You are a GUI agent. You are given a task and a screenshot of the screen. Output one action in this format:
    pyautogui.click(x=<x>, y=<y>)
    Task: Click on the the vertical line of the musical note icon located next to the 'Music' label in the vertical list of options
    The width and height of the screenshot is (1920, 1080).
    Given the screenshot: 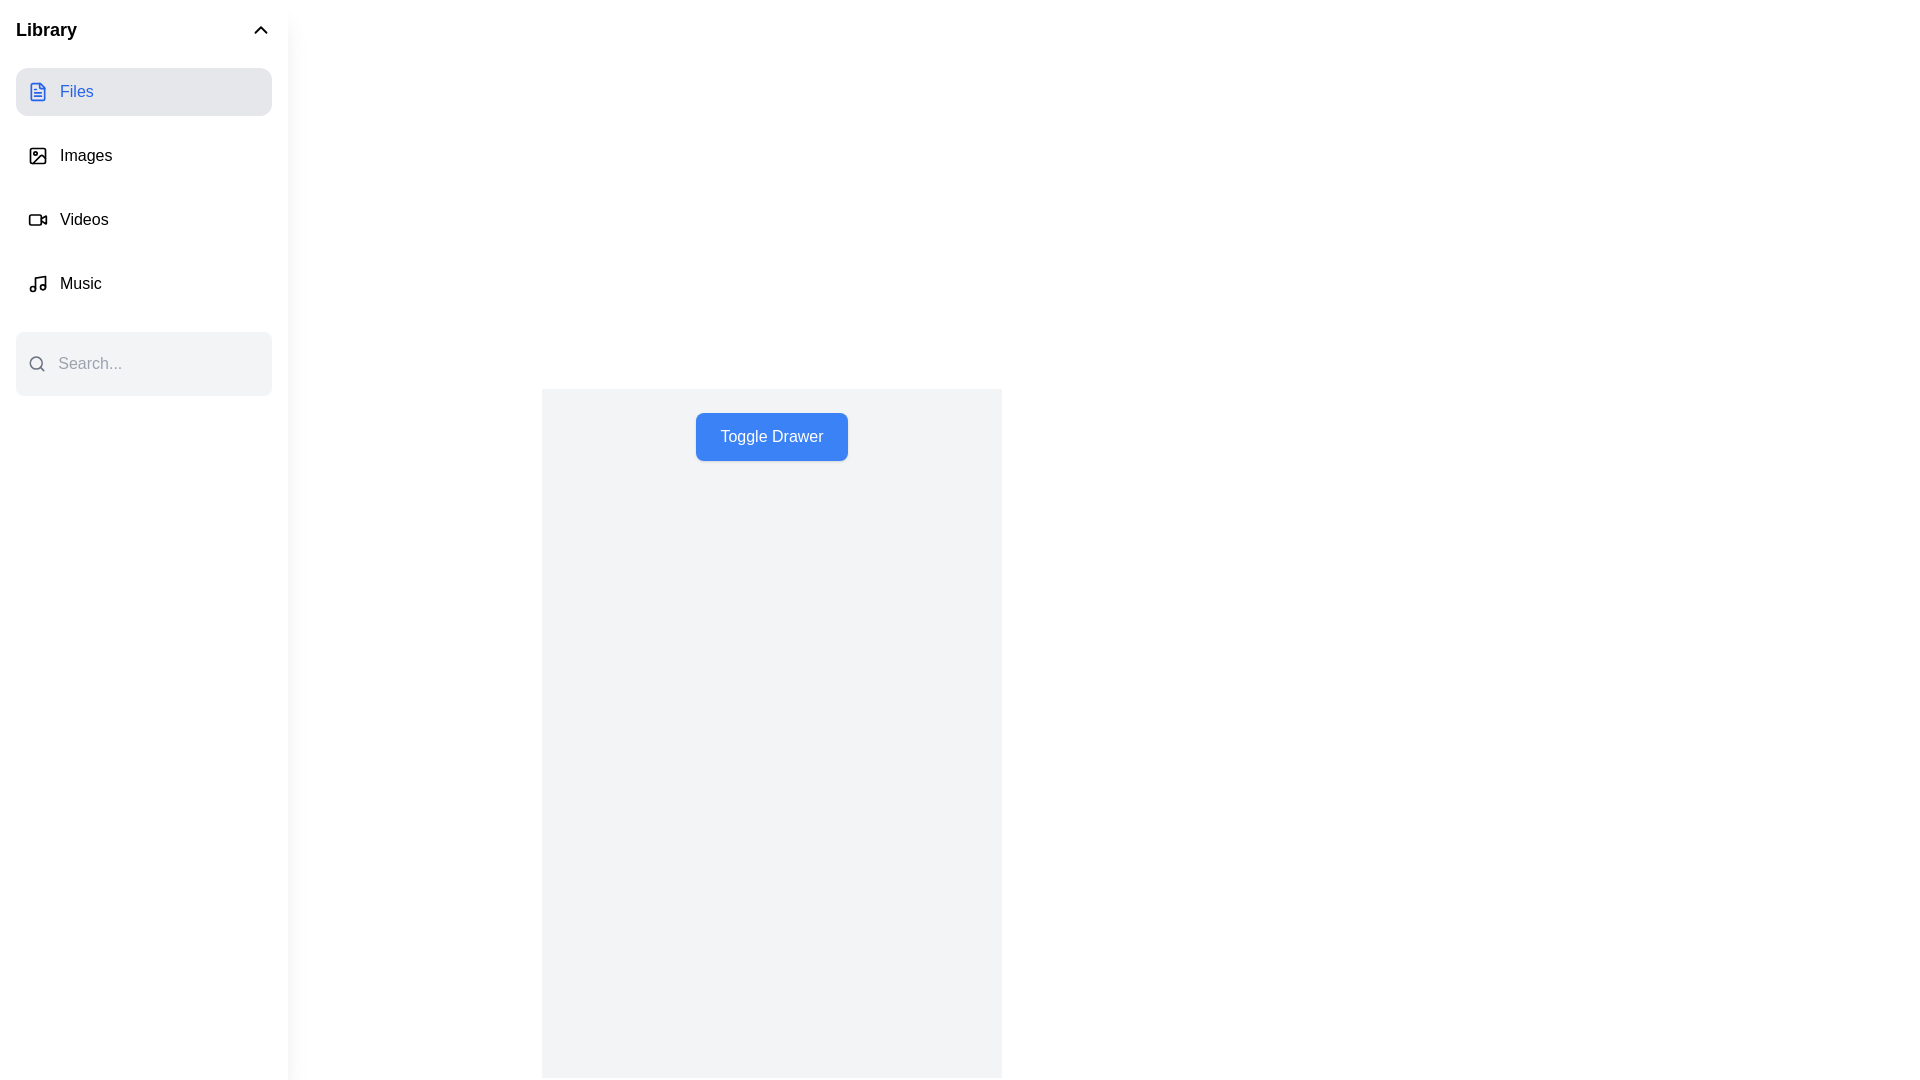 What is the action you would take?
    pyautogui.click(x=40, y=282)
    